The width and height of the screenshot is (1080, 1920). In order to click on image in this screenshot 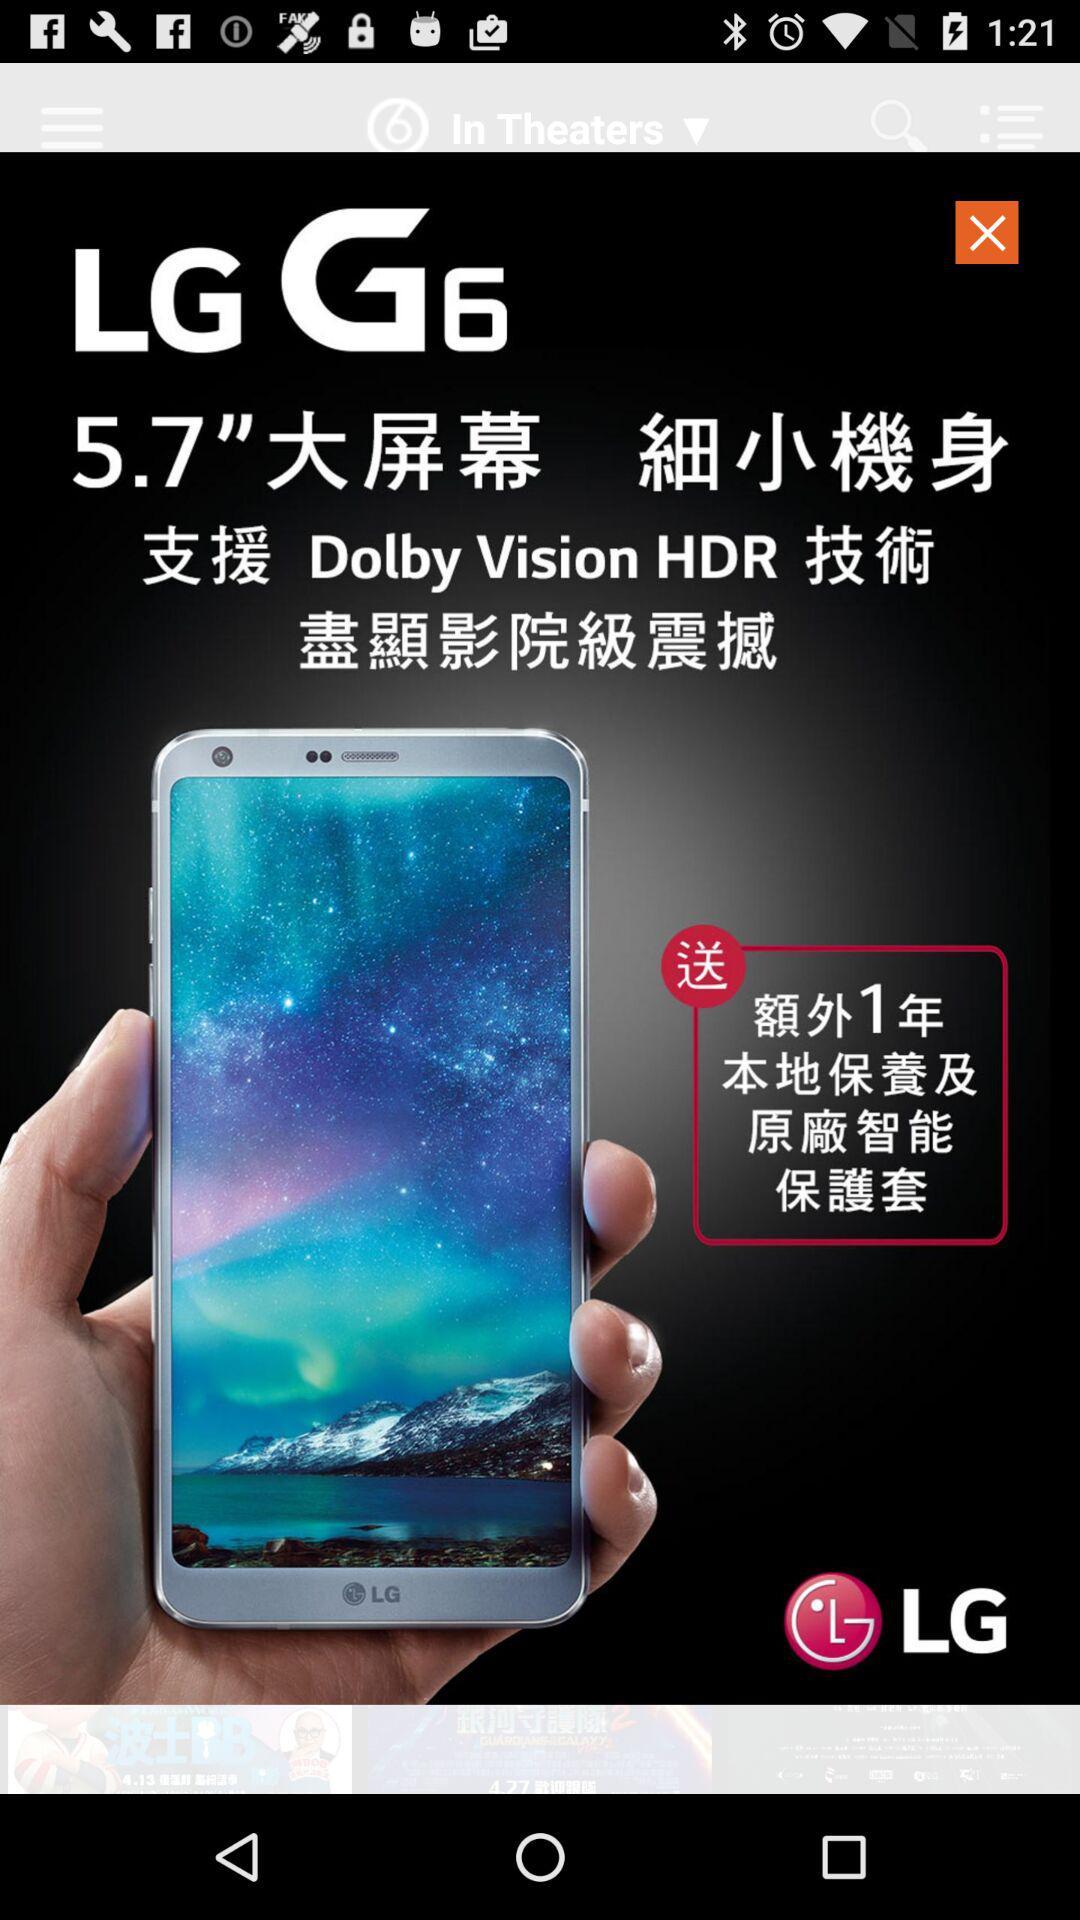, I will do `click(540, 927)`.